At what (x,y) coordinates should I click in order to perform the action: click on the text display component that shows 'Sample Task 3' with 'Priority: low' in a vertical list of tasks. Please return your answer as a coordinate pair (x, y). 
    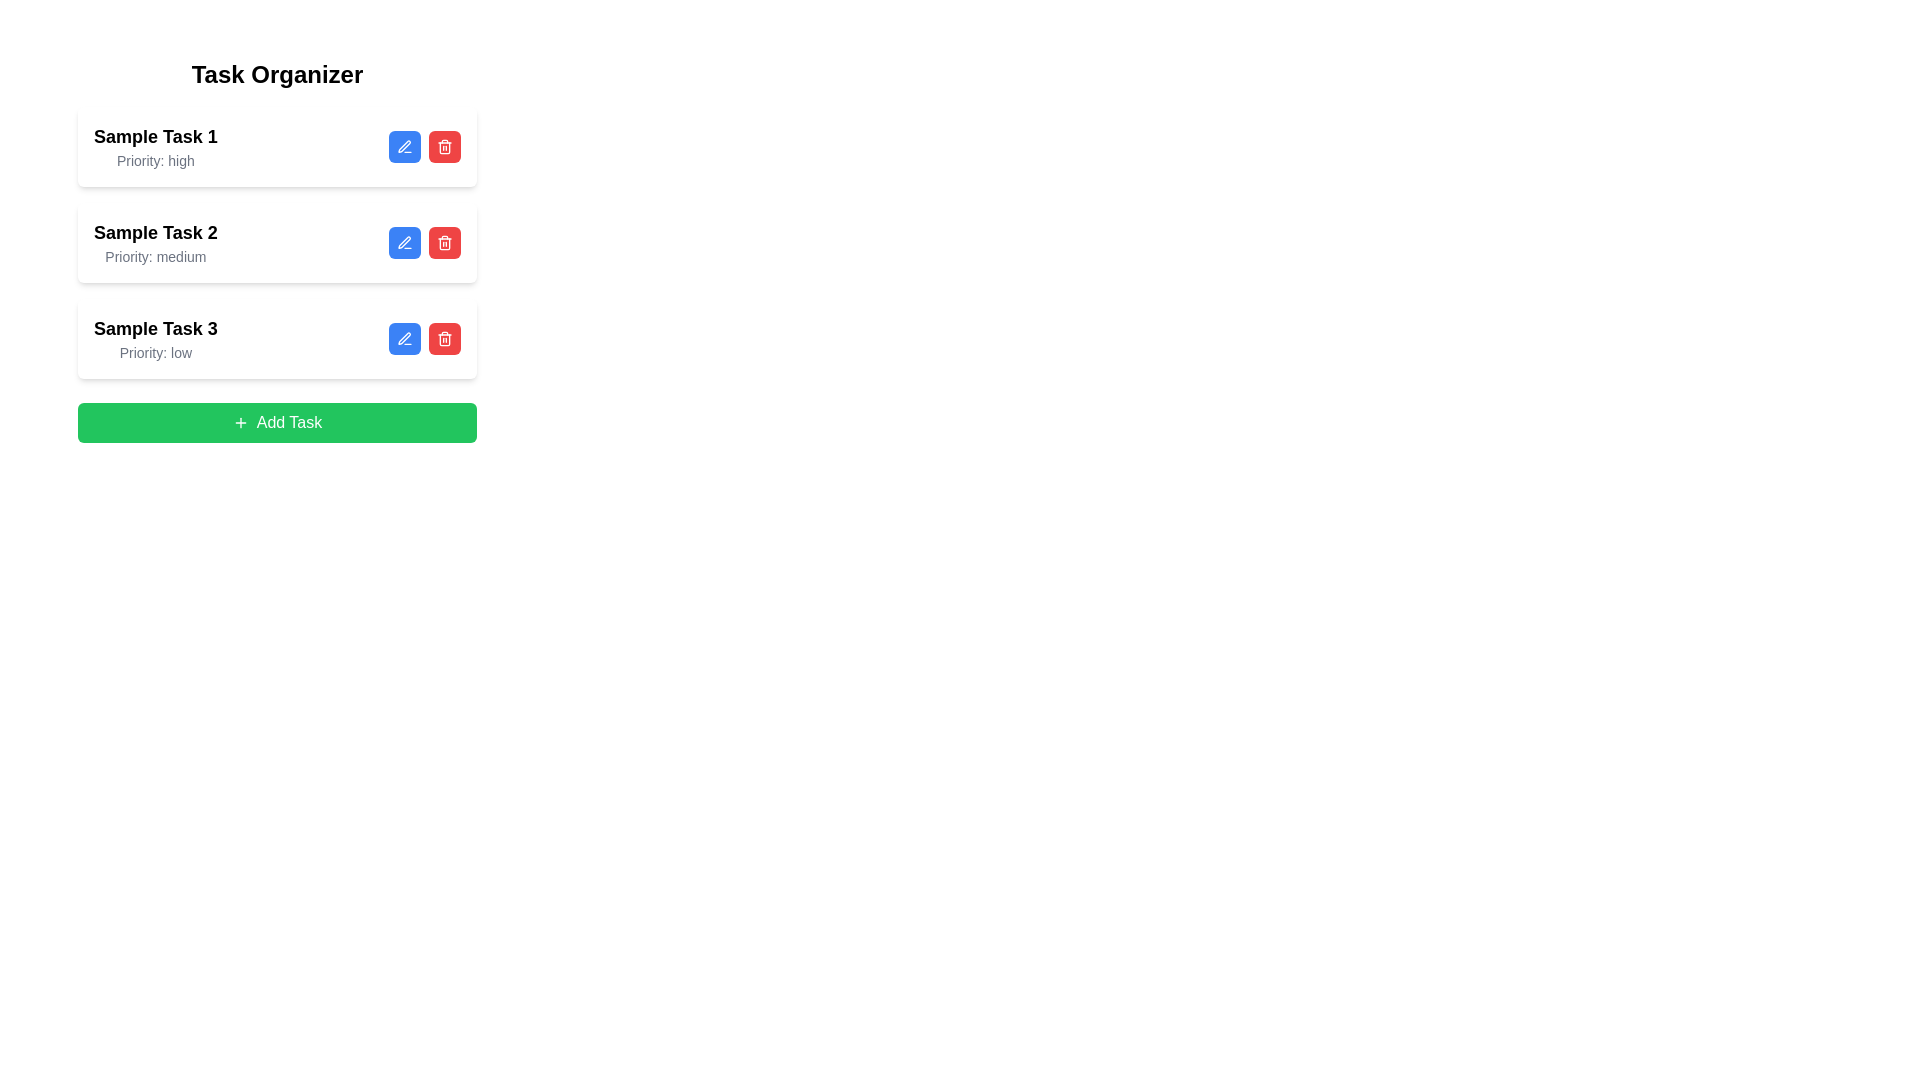
    Looking at the image, I should click on (154, 338).